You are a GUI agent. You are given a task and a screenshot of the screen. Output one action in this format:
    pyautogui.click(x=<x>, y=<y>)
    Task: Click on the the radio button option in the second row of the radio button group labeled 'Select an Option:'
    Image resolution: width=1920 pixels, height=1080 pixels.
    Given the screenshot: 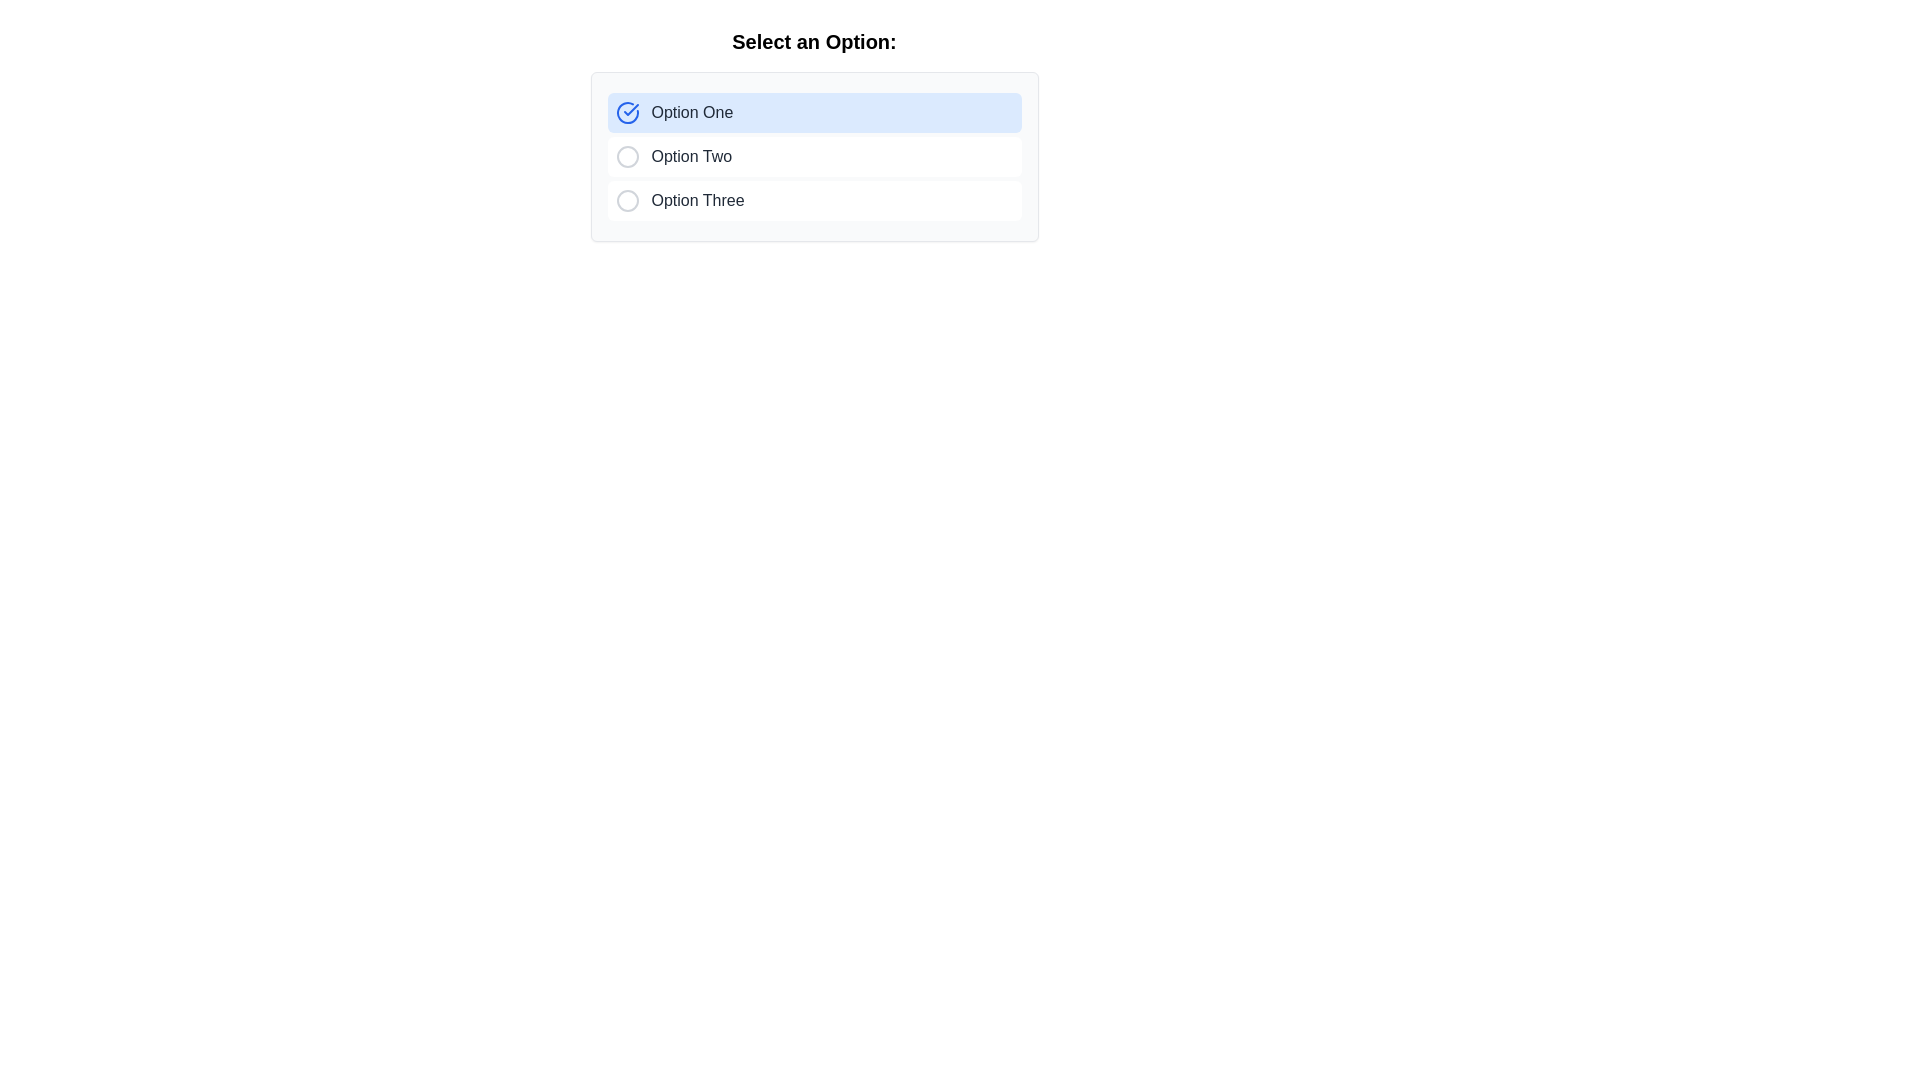 What is the action you would take?
    pyautogui.click(x=814, y=156)
    